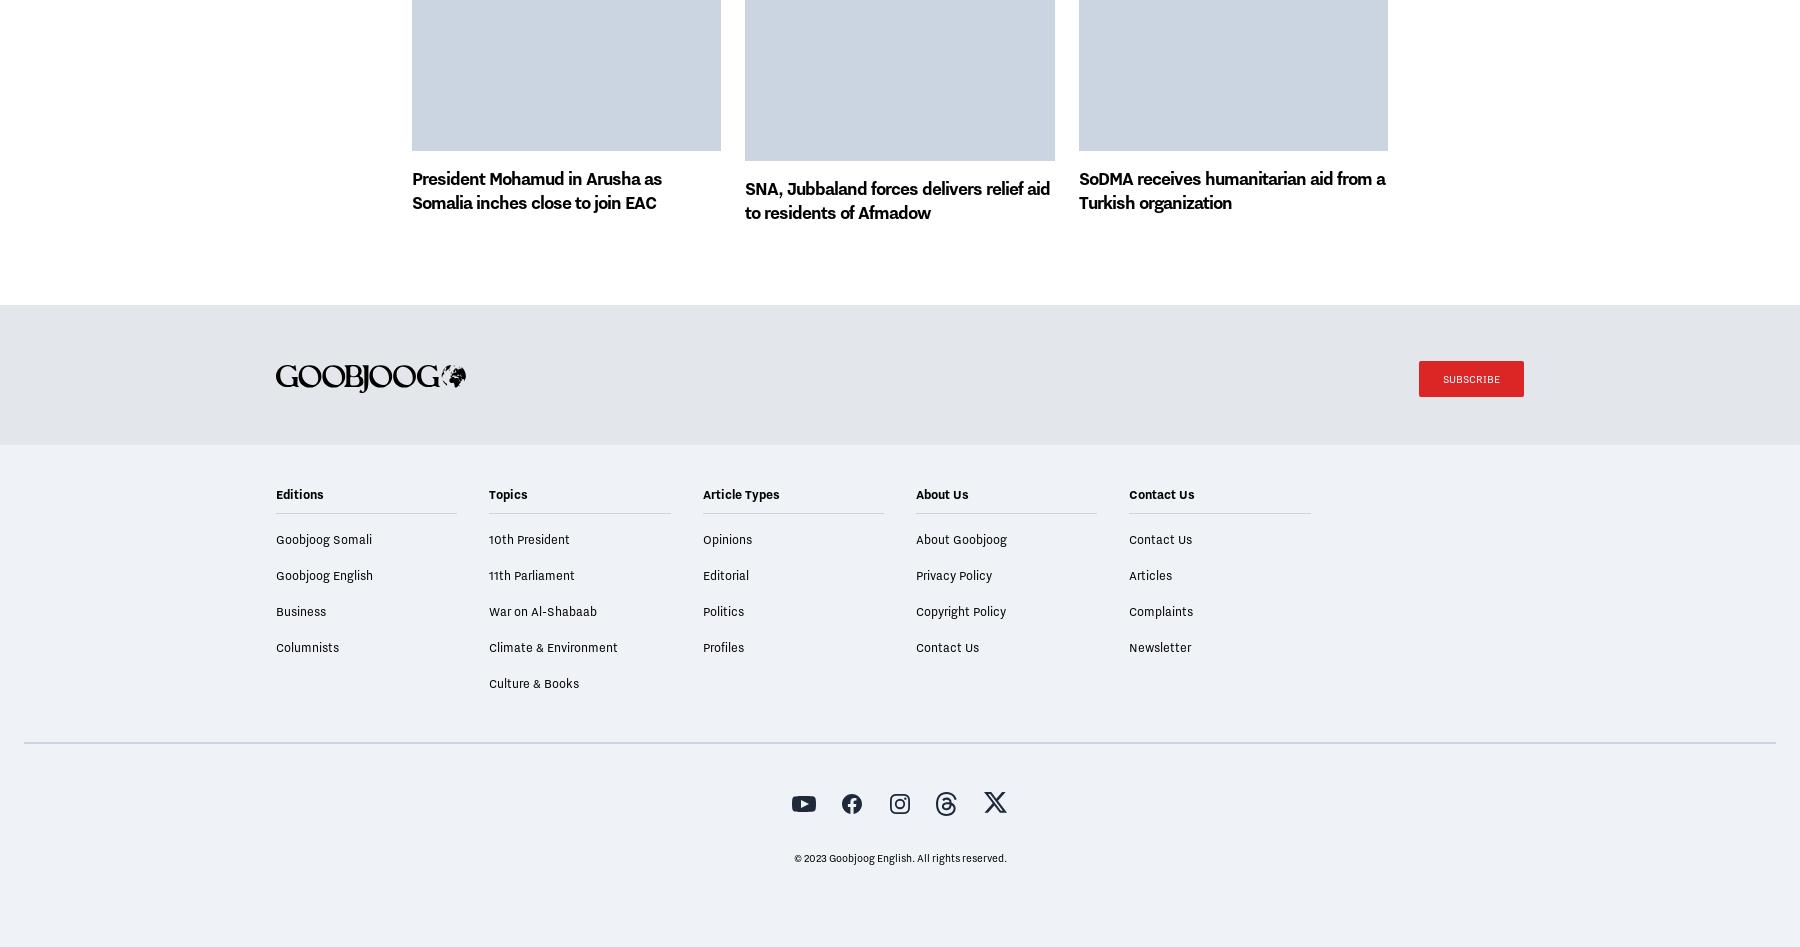 This screenshot has width=1800, height=947. What do you see at coordinates (725, 595) in the screenshot?
I see `'Opinions'` at bounding box center [725, 595].